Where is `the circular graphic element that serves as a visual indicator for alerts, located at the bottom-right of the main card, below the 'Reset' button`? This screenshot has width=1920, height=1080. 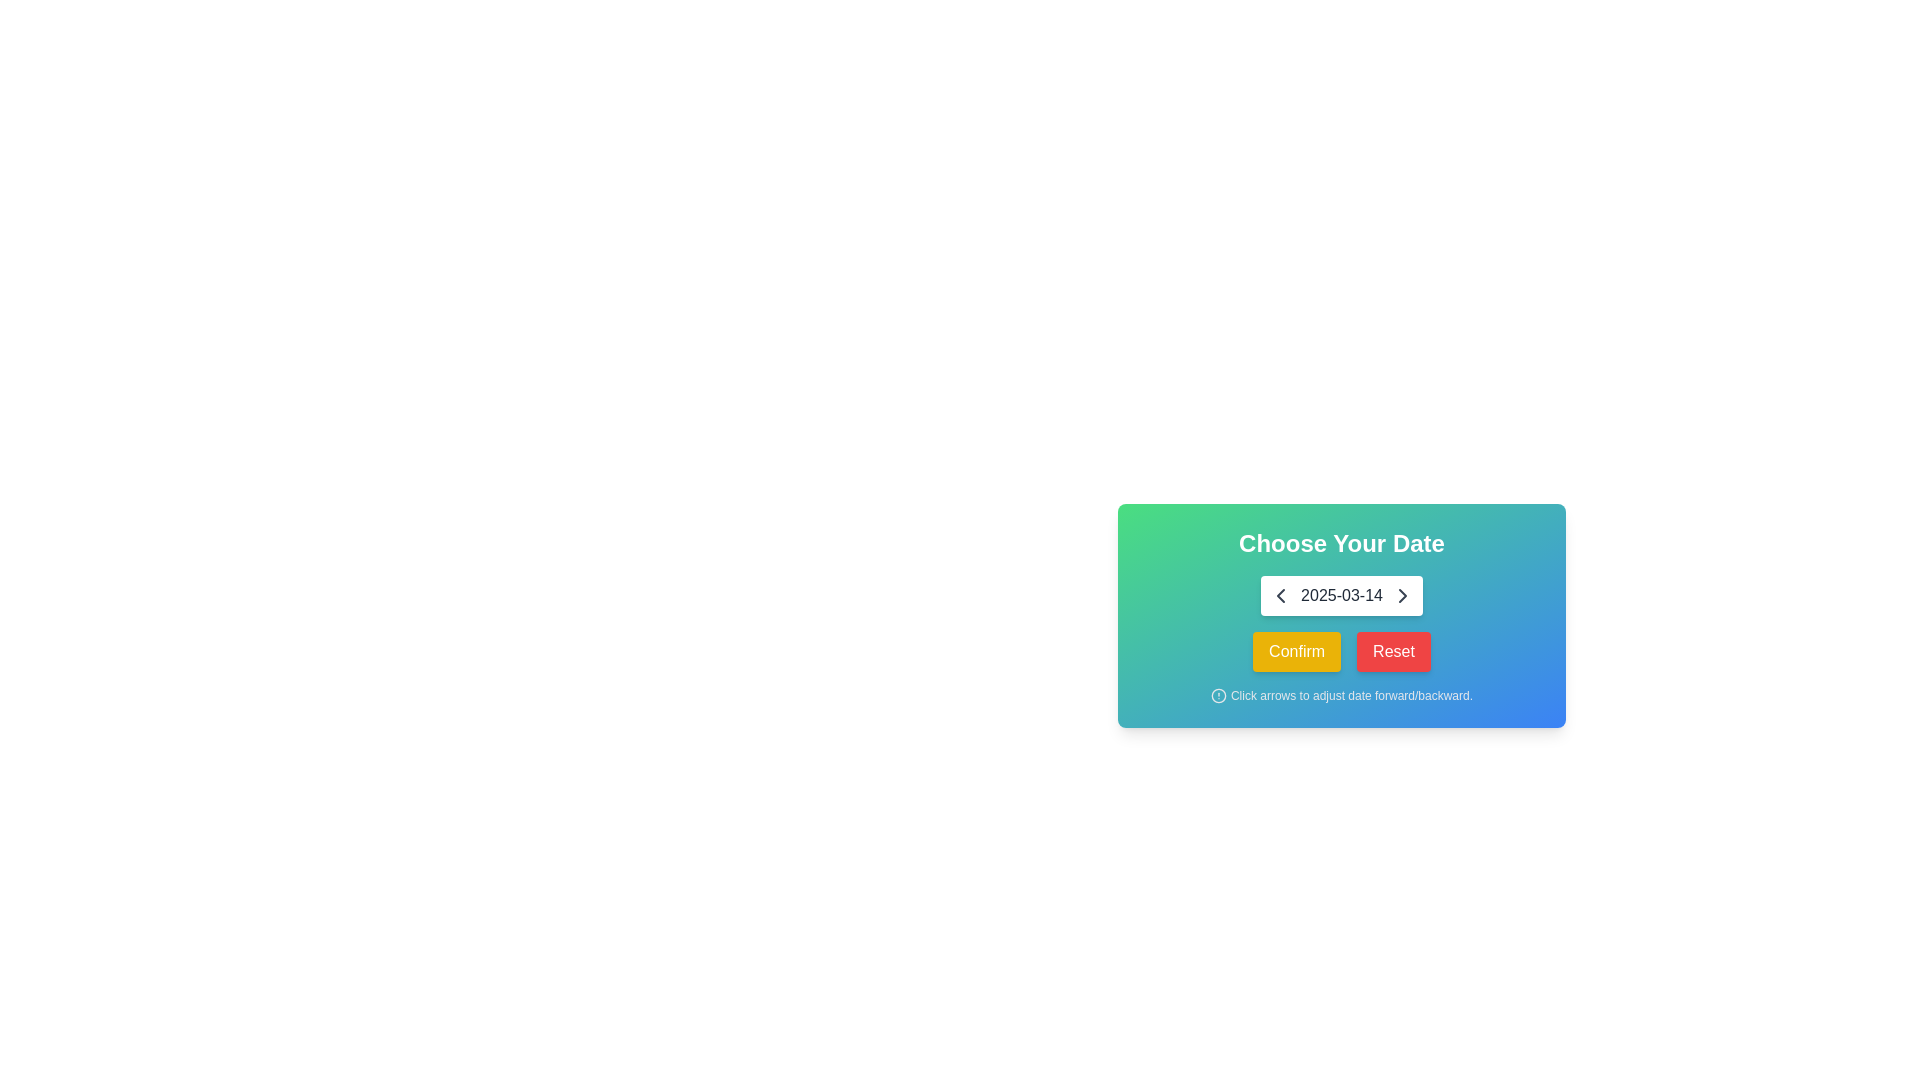
the circular graphic element that serves as a visual indicator for alerts, located at the bottom-right of the main card, below the 'Reset' button is located at coordinates (1218, 694).